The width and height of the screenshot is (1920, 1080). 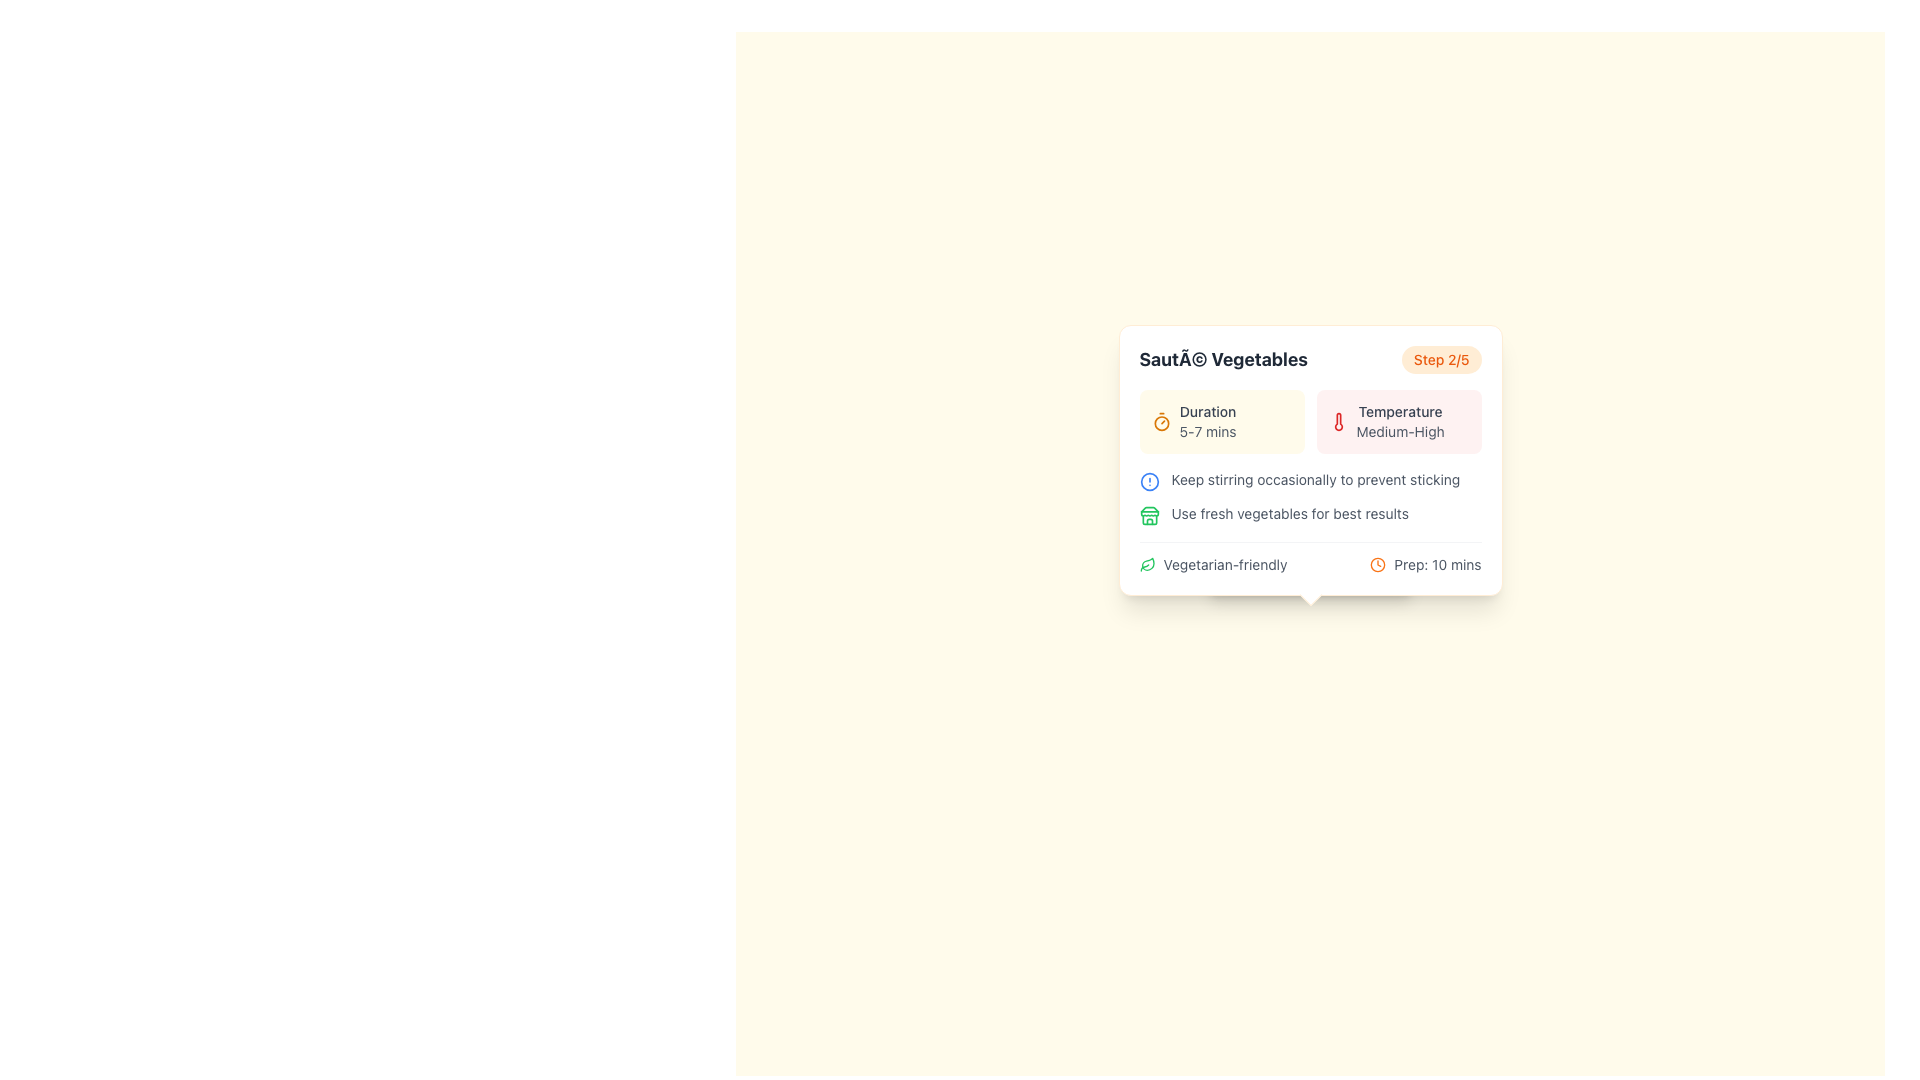 I want to click on the progress label indicating step 2 out of 5 on the card labeled 'Sauté Vegetables', located in the top-right corner of the card, so click(x=1441, y=358).